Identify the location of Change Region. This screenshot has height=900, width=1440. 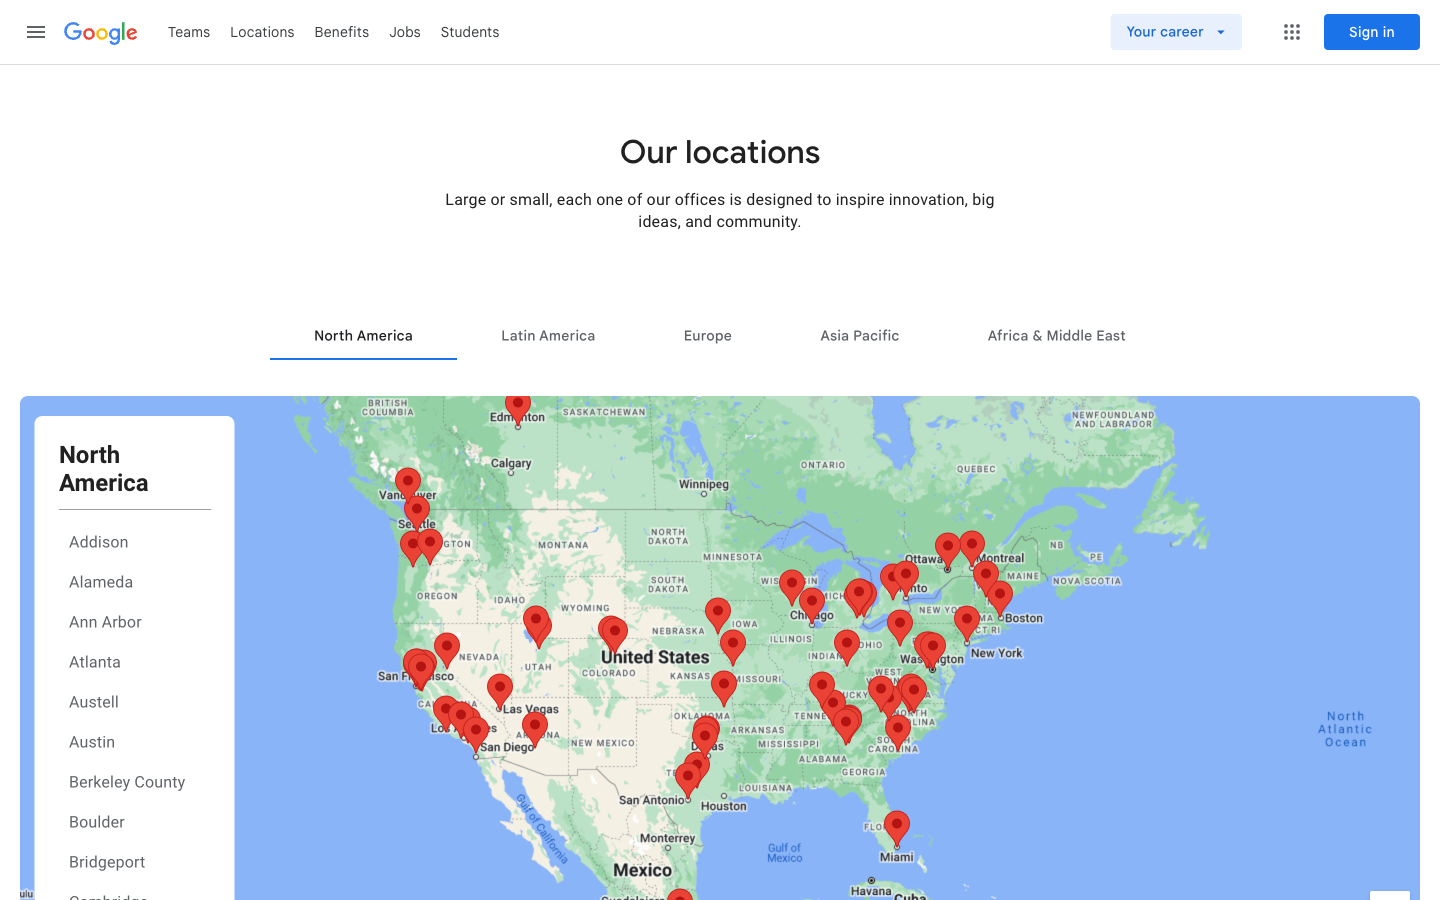
(858, 334).